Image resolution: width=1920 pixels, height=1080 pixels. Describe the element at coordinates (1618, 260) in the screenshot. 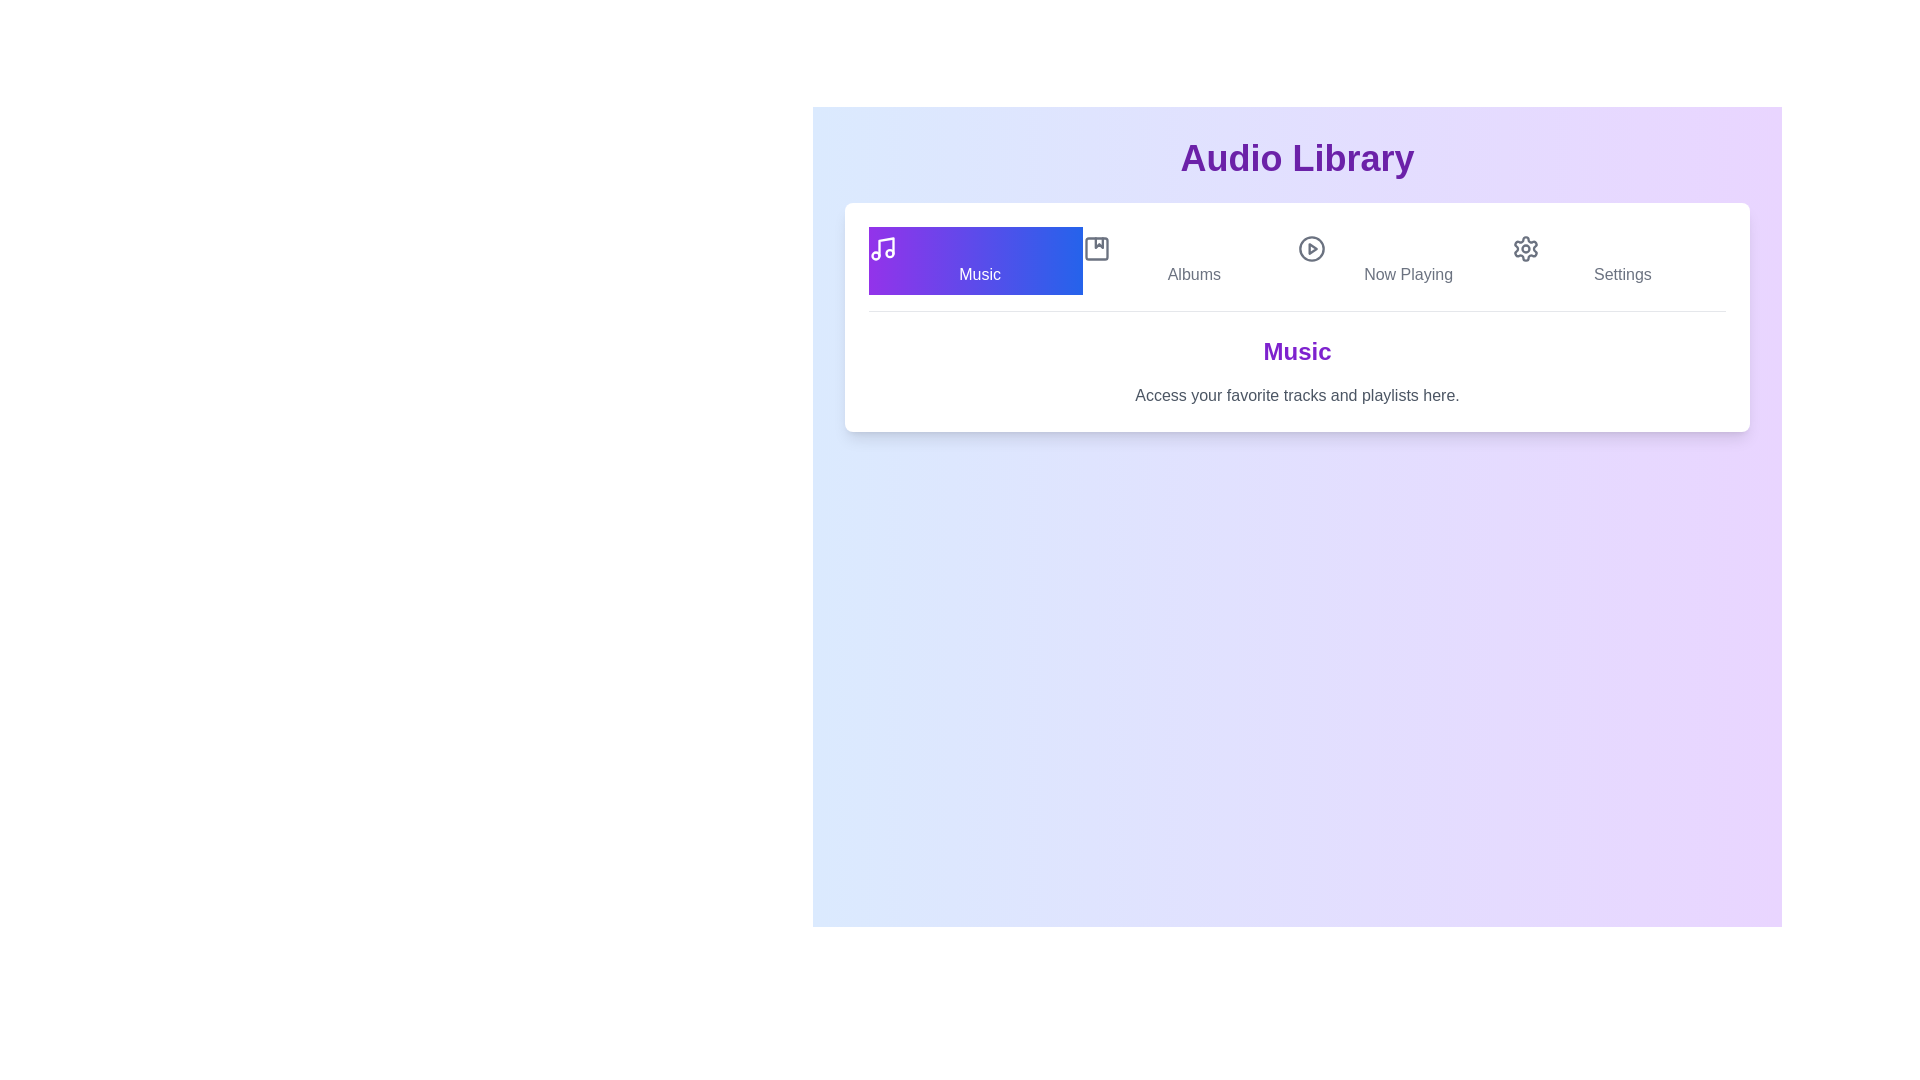

I see `the 'Settings' button with a settings icon to observe the hover effects that change the text color to purple` at that location.